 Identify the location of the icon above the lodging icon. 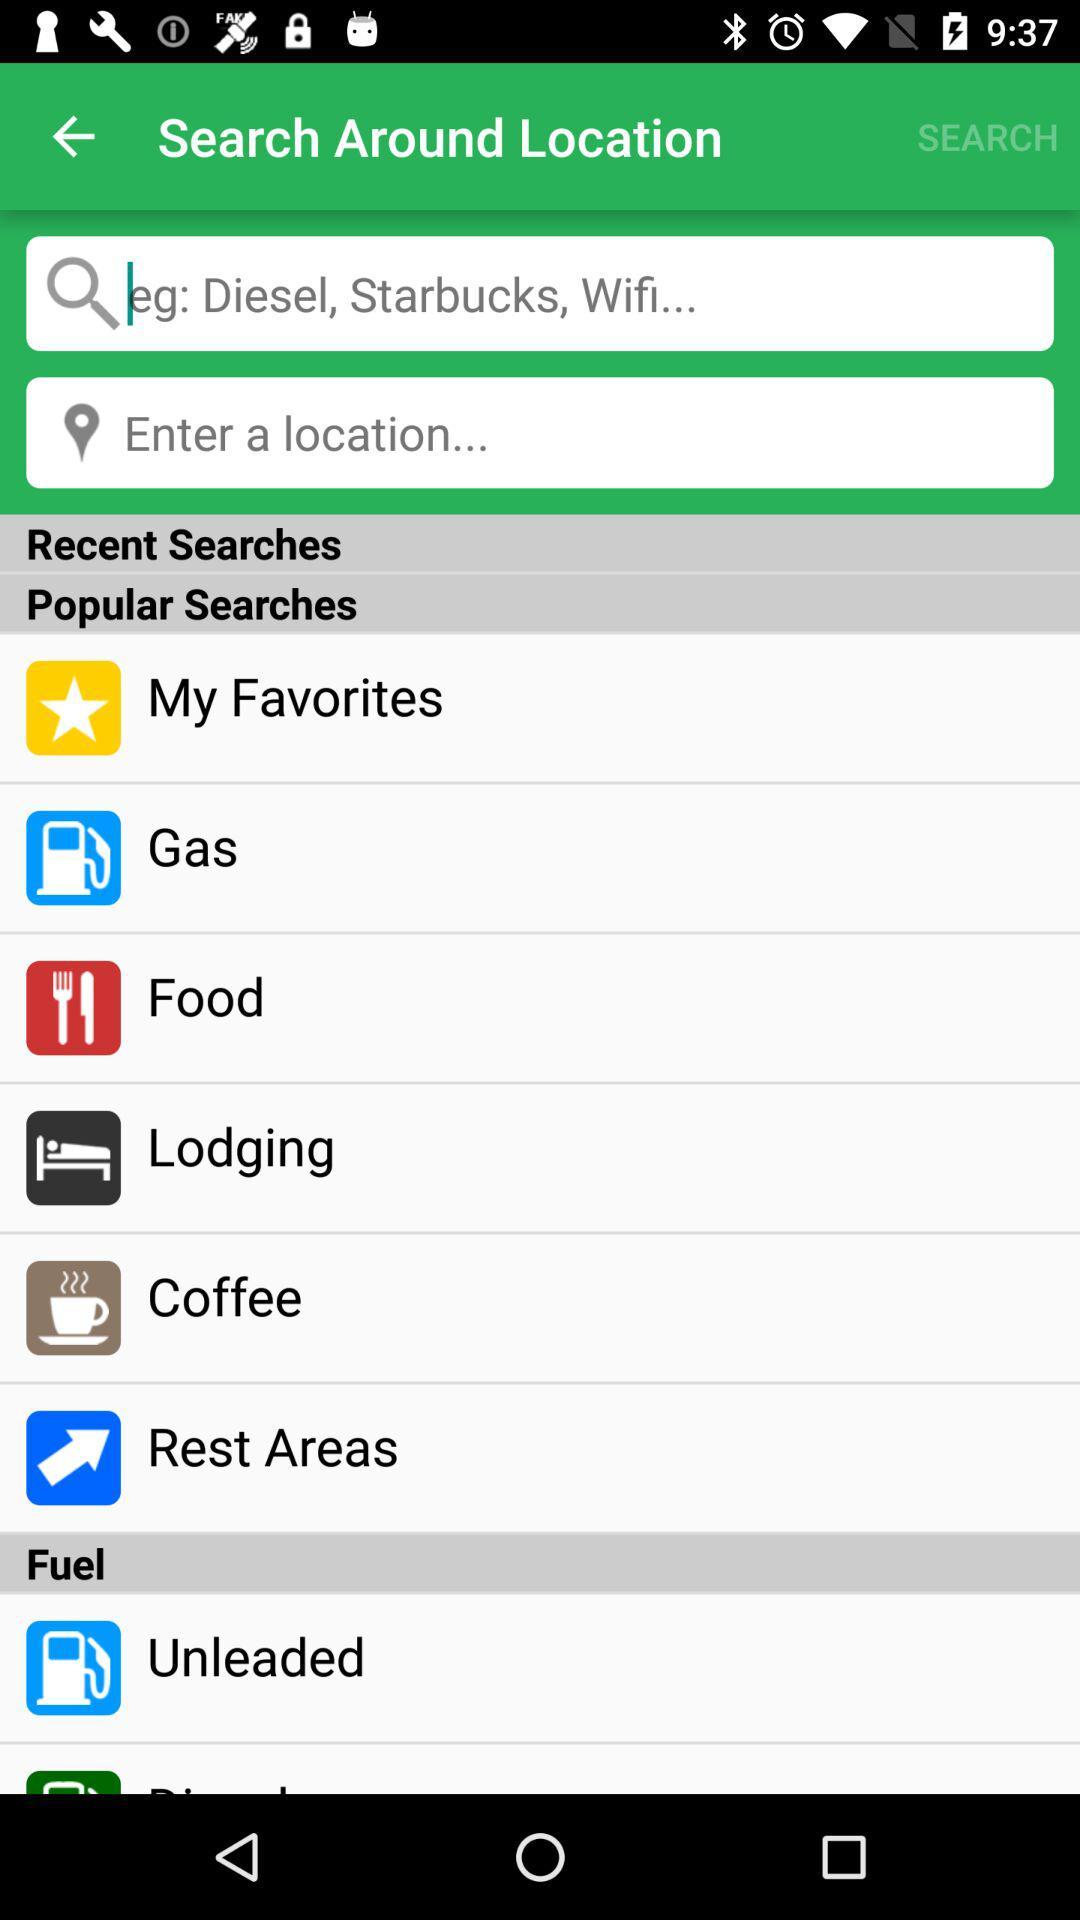
(599, 995).